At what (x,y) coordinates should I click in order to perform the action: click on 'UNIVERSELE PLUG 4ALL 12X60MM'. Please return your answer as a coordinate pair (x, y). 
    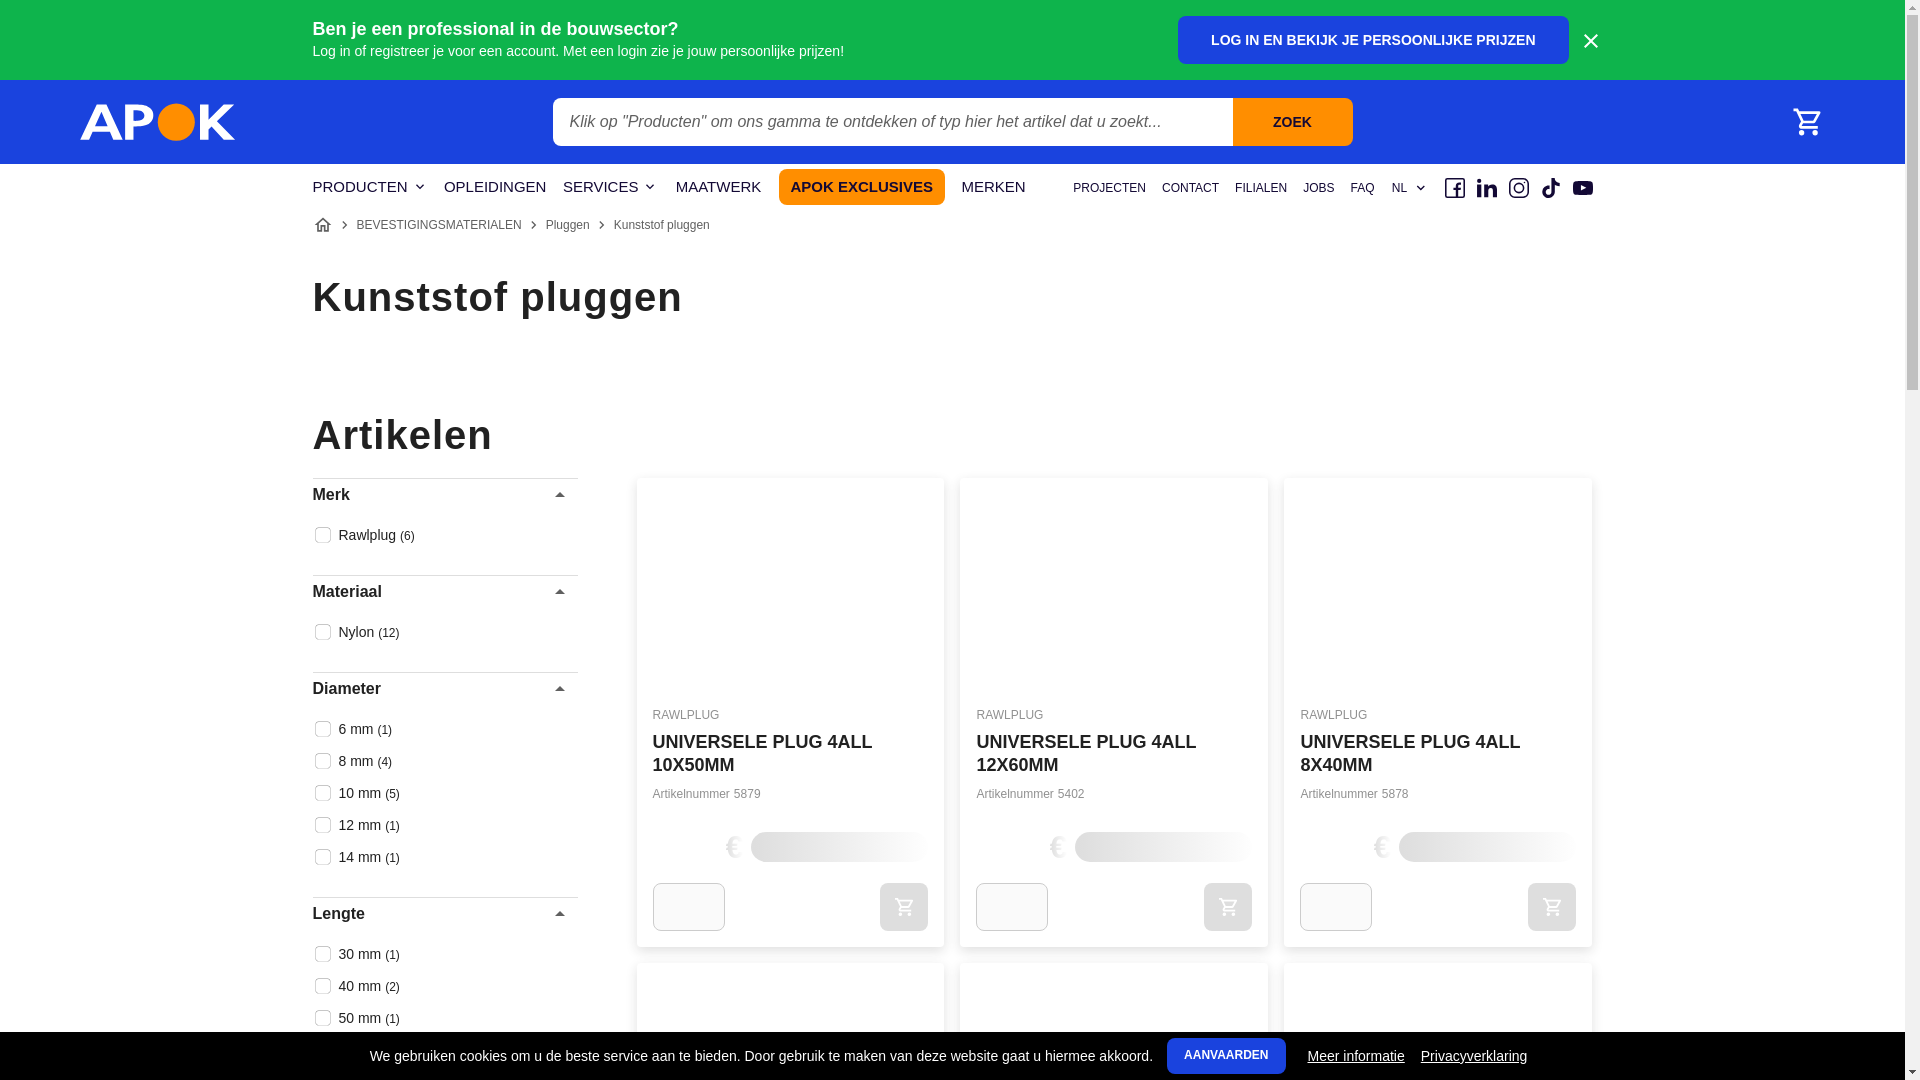
    Looking at the image, I should click on (1084, 753).